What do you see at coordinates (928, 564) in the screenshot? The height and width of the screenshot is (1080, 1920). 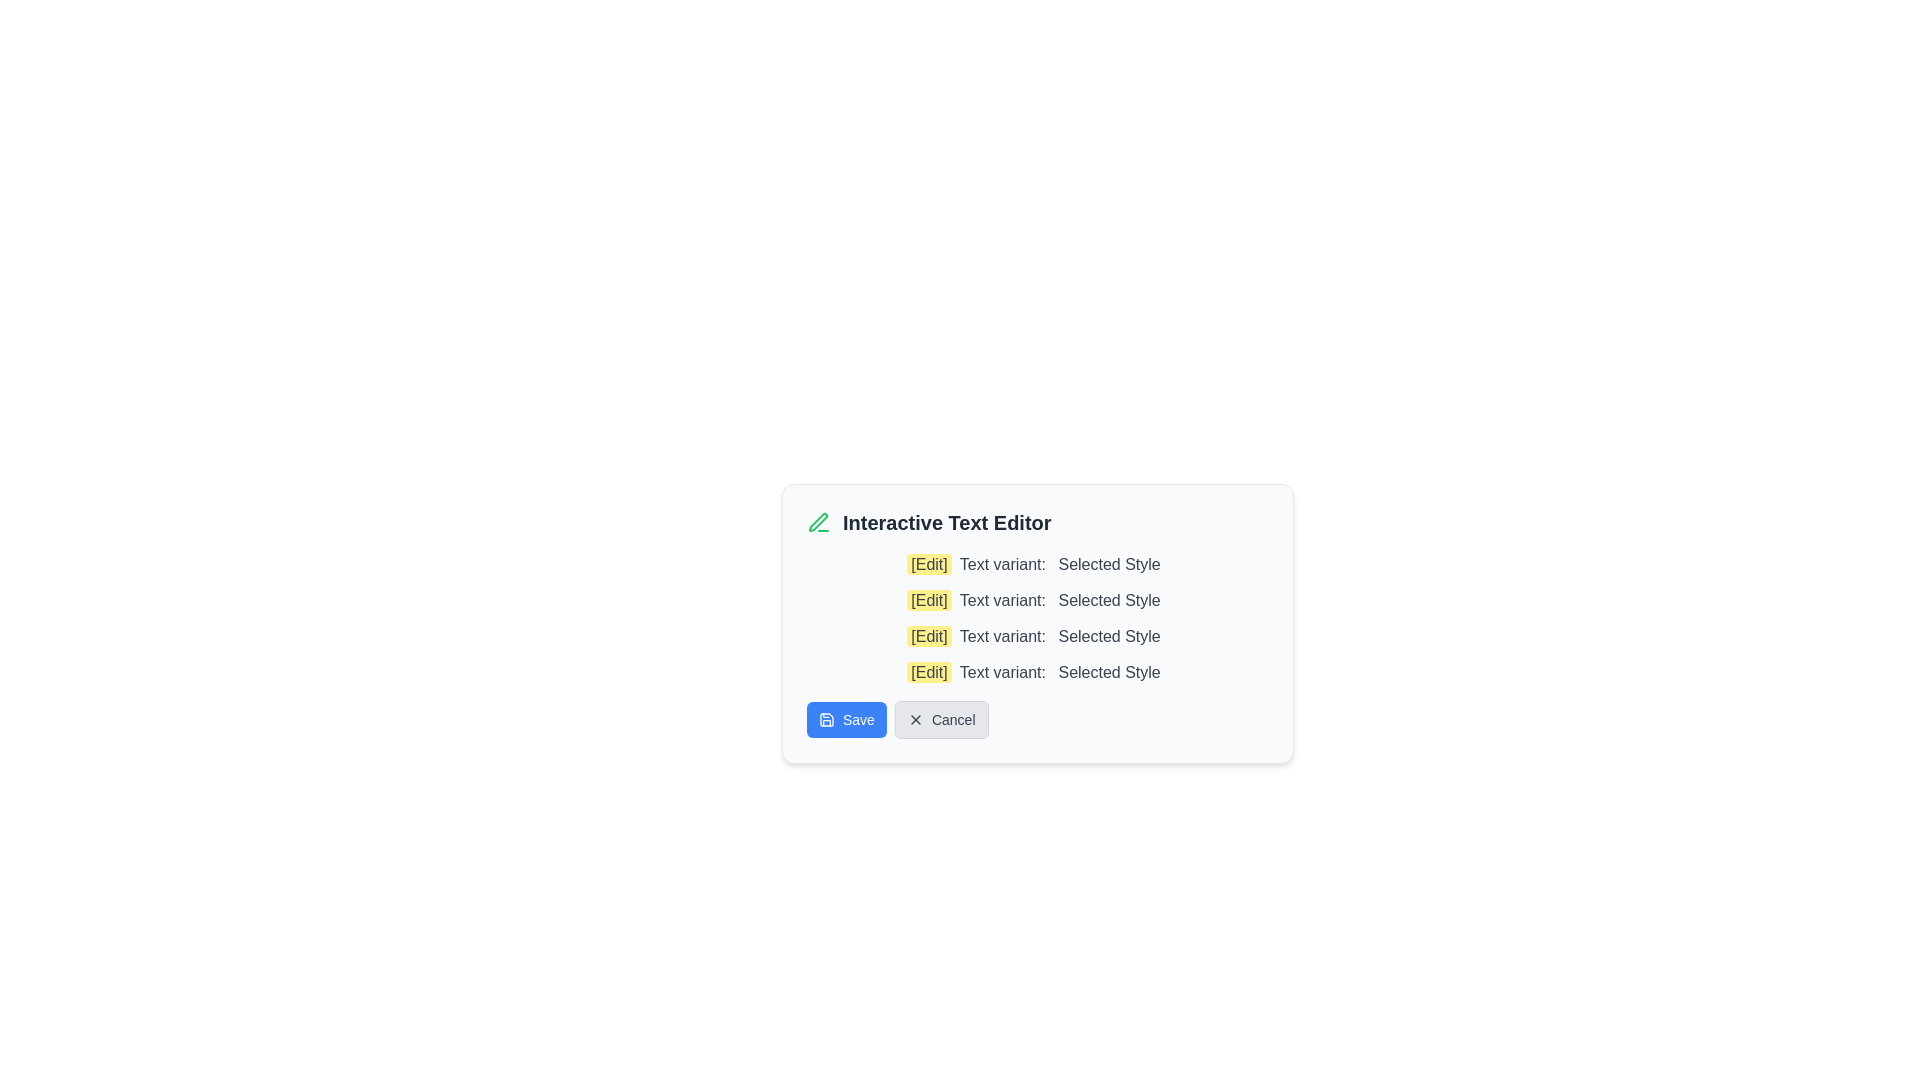 I see `the edit button located at the upper-middle region of the modal interface, which is aligned to the leftmost position among its siblings and is associated with the label 'Text variant: Selected Style'` at bounding box center [928, 564].